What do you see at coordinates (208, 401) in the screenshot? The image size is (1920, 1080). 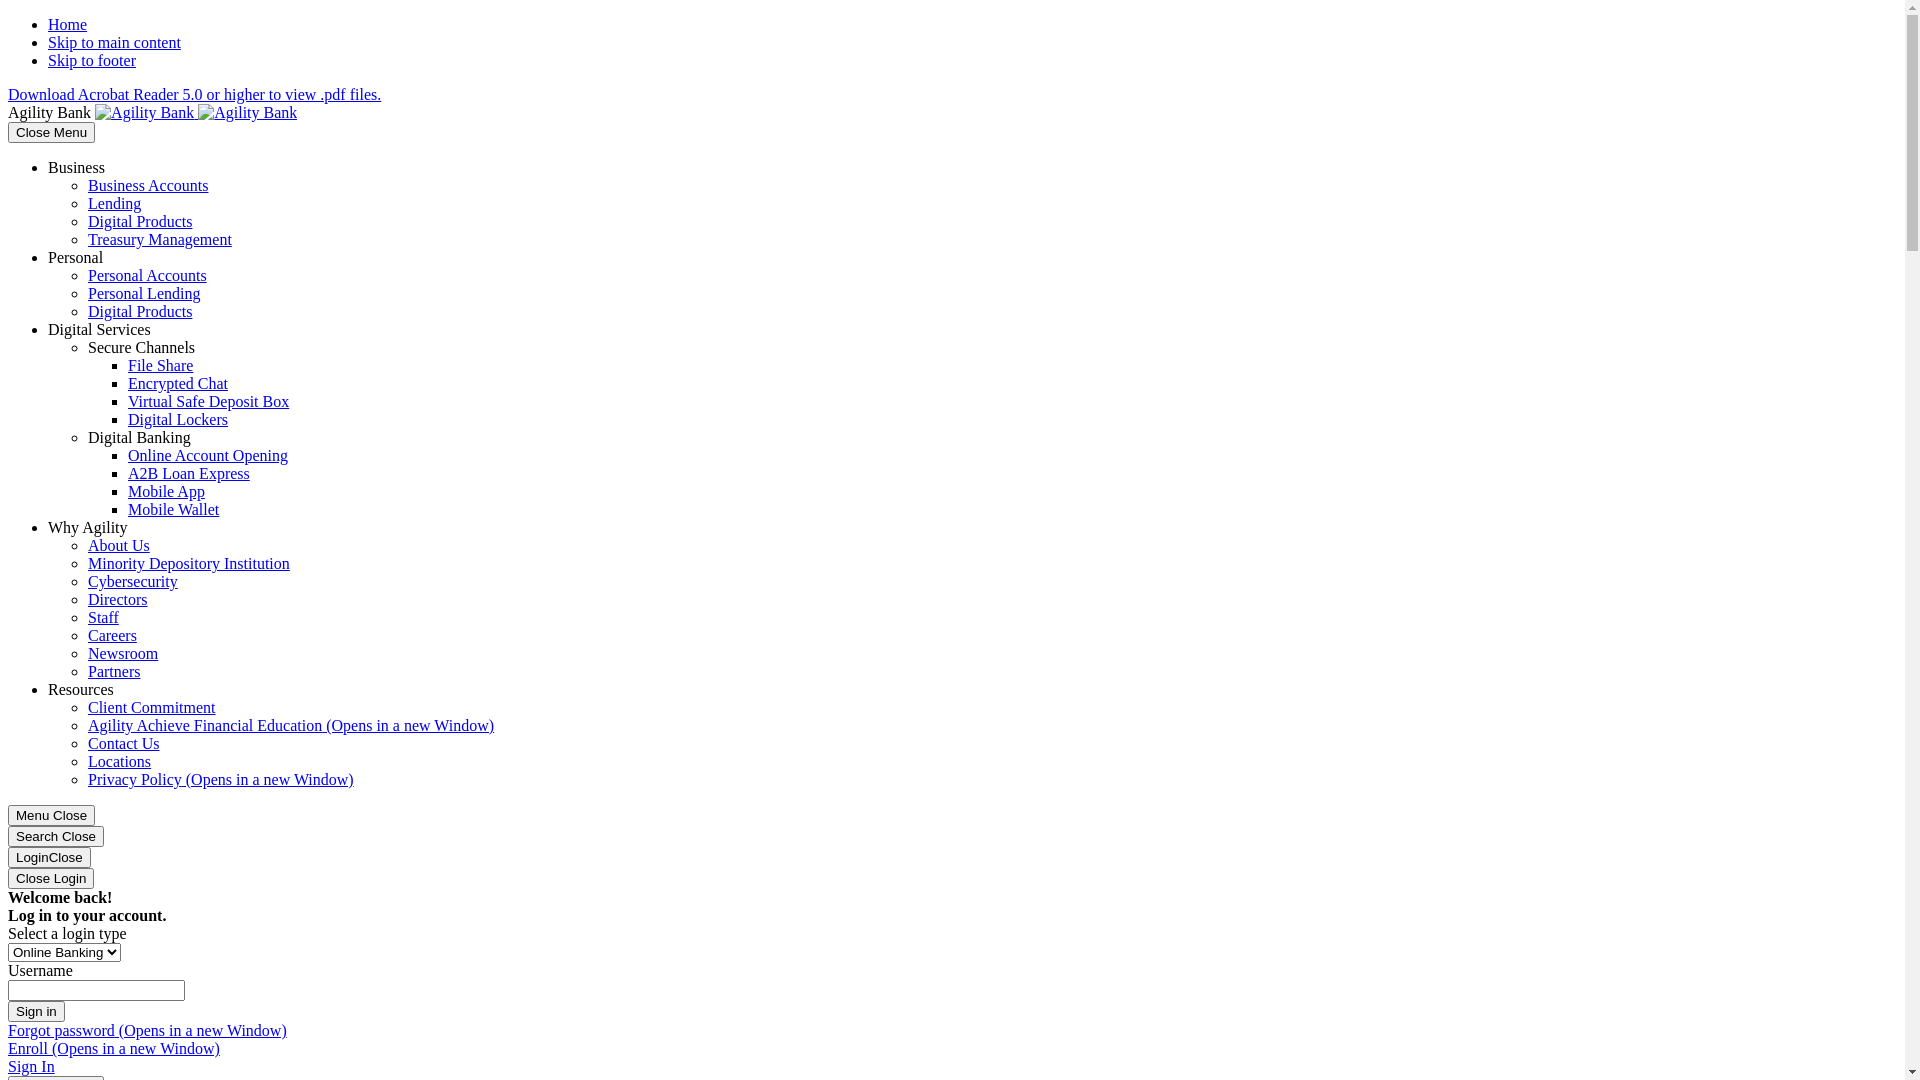 I see `'Virtual Safe Deposit Box'` at bounding box center [208, 401].